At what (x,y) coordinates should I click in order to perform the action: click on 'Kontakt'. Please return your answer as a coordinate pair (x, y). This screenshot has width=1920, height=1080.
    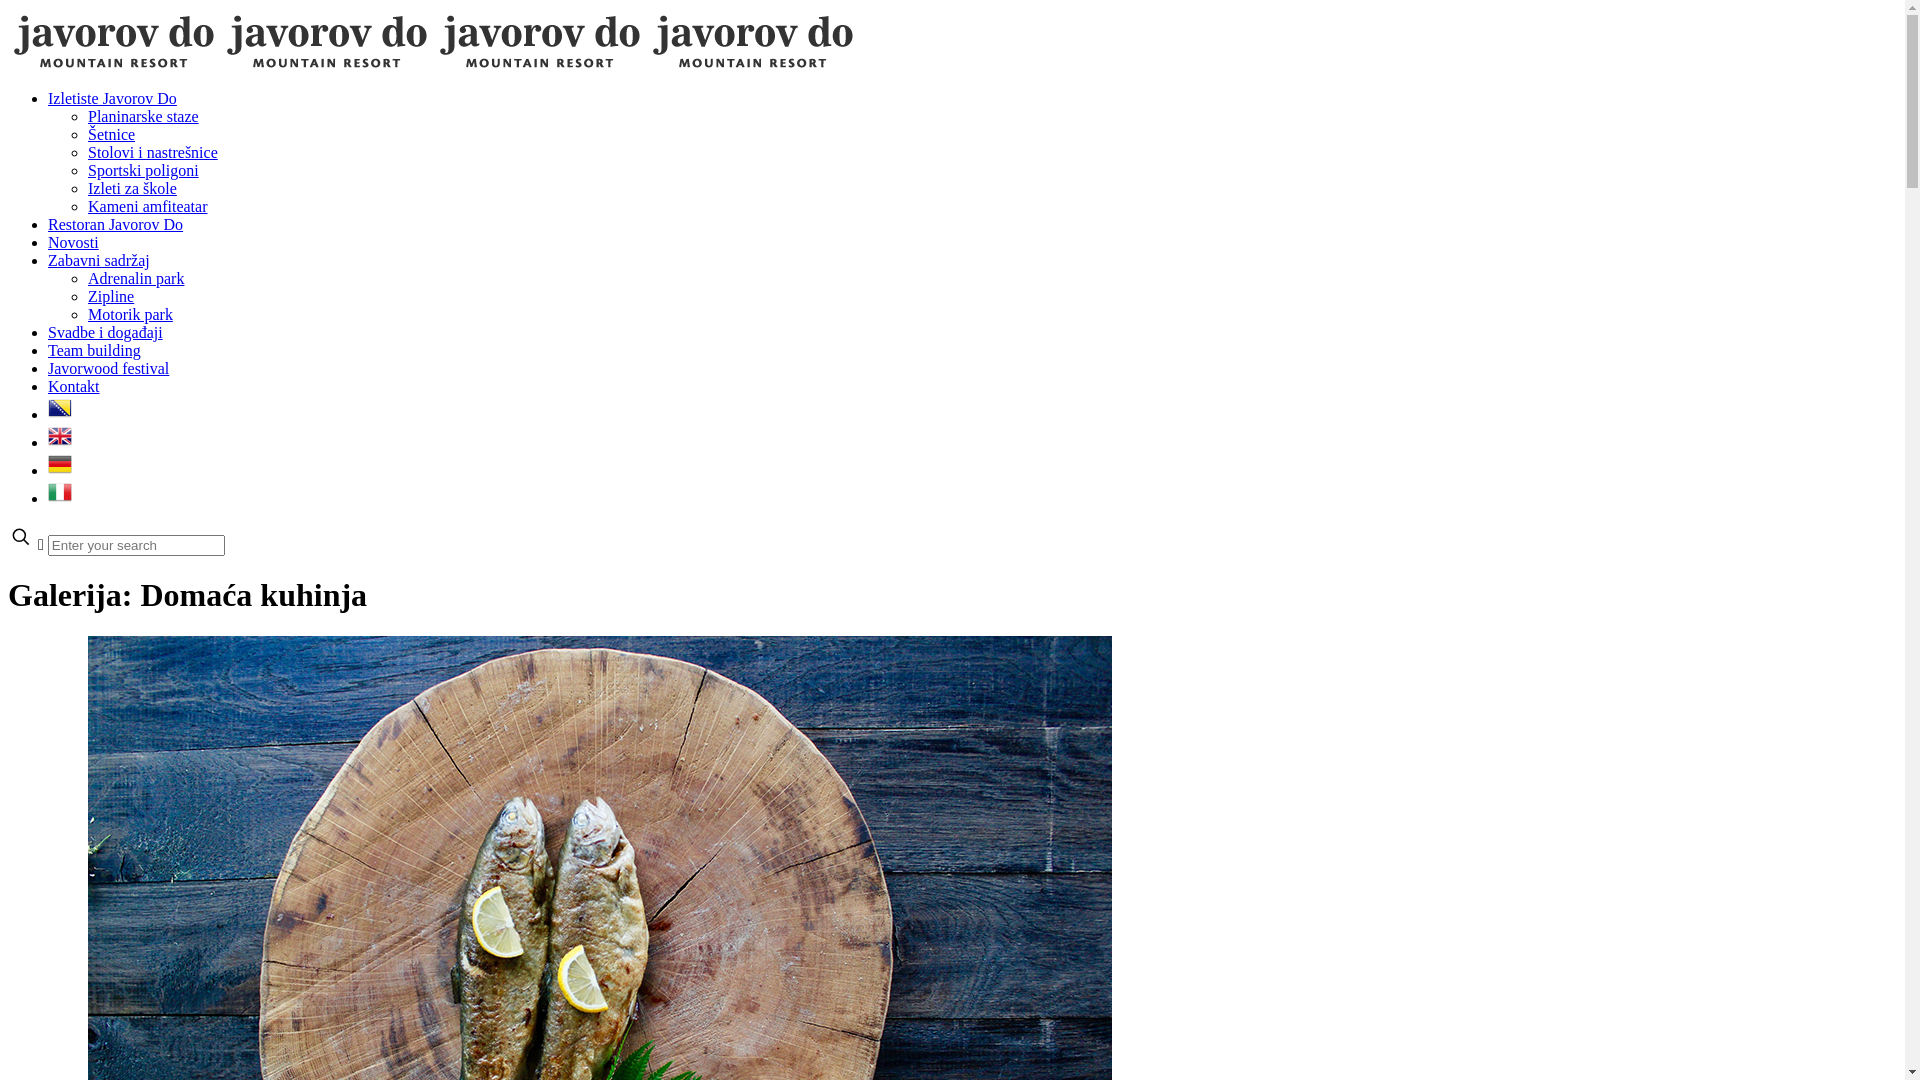
    Looking at the image, I should click on (73, 386).